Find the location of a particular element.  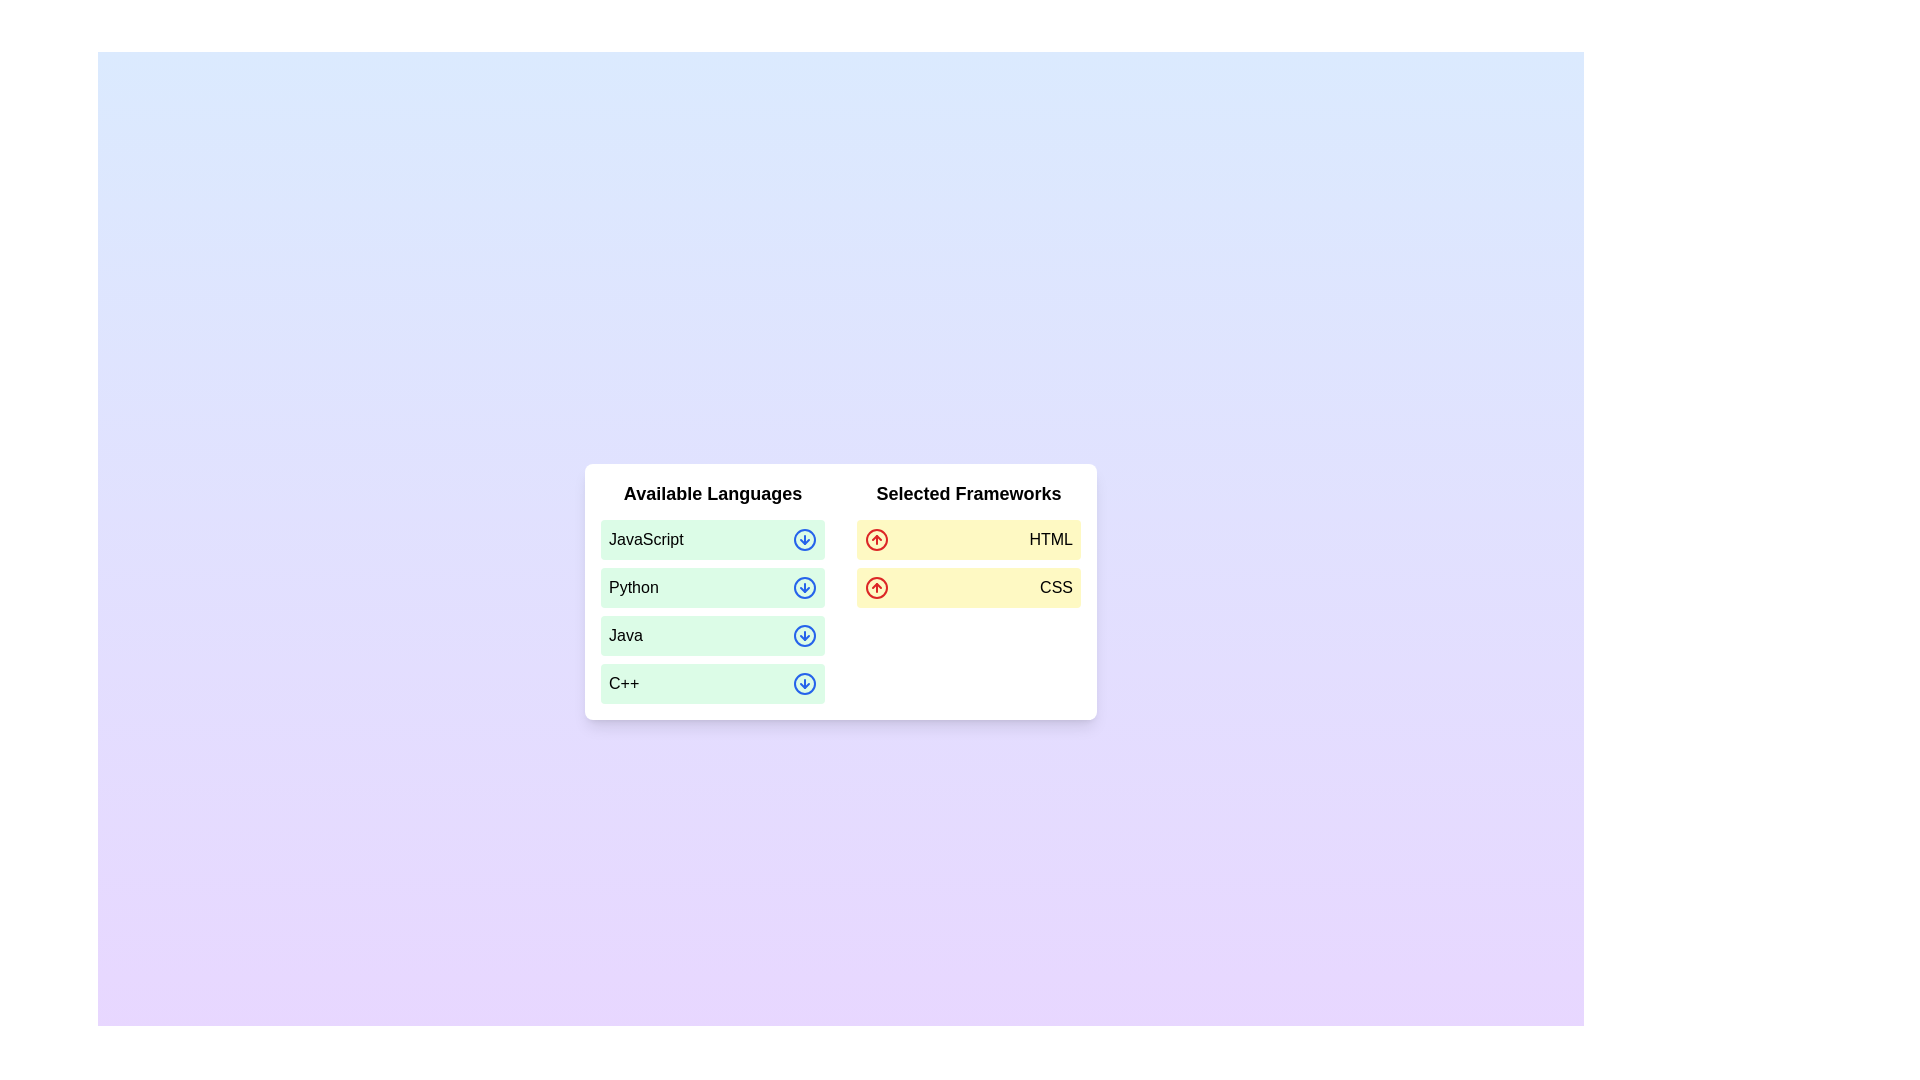

the icon corresponding to Python is located at coordinates (805, 586).